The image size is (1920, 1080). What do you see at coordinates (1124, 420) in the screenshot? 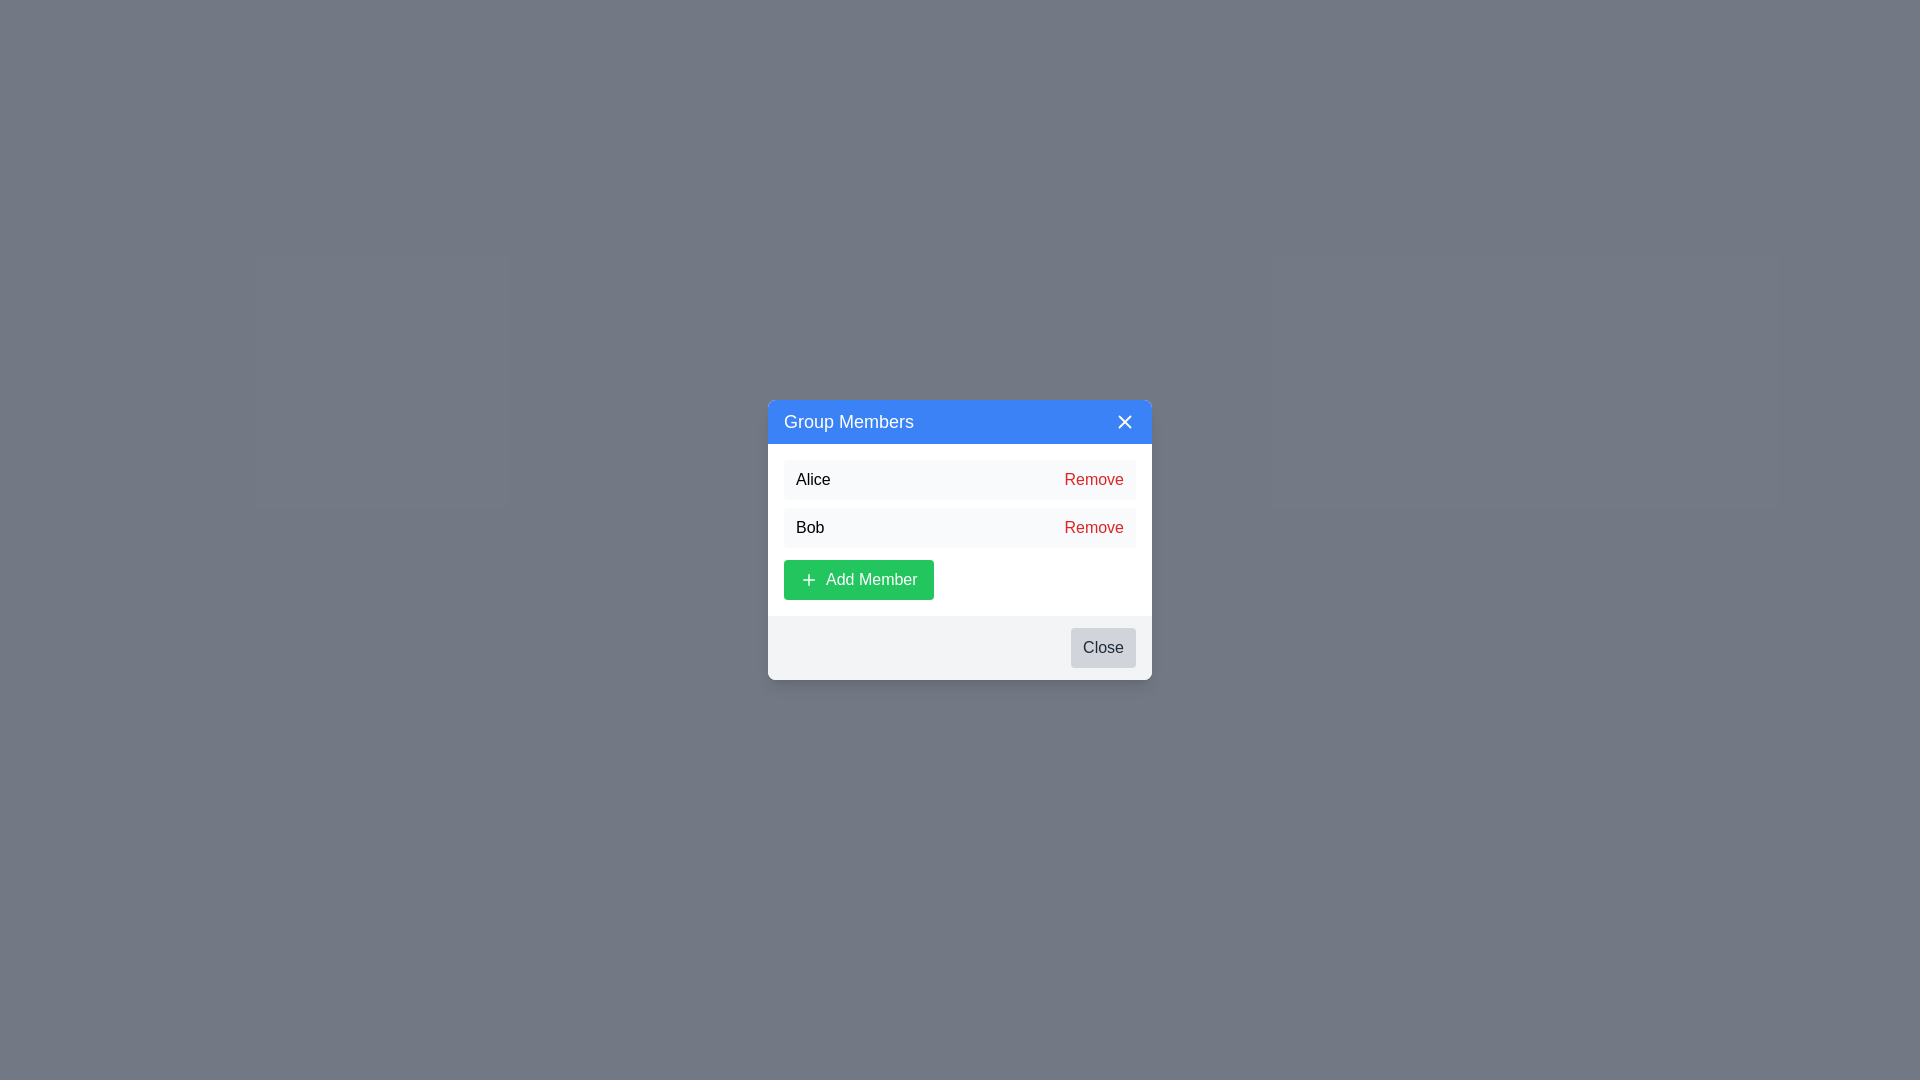
I see `the red-colored, cross-shaped close icon in the top-right corner of the 'Group Members' dialog box` at bounding box center [1124, 420].